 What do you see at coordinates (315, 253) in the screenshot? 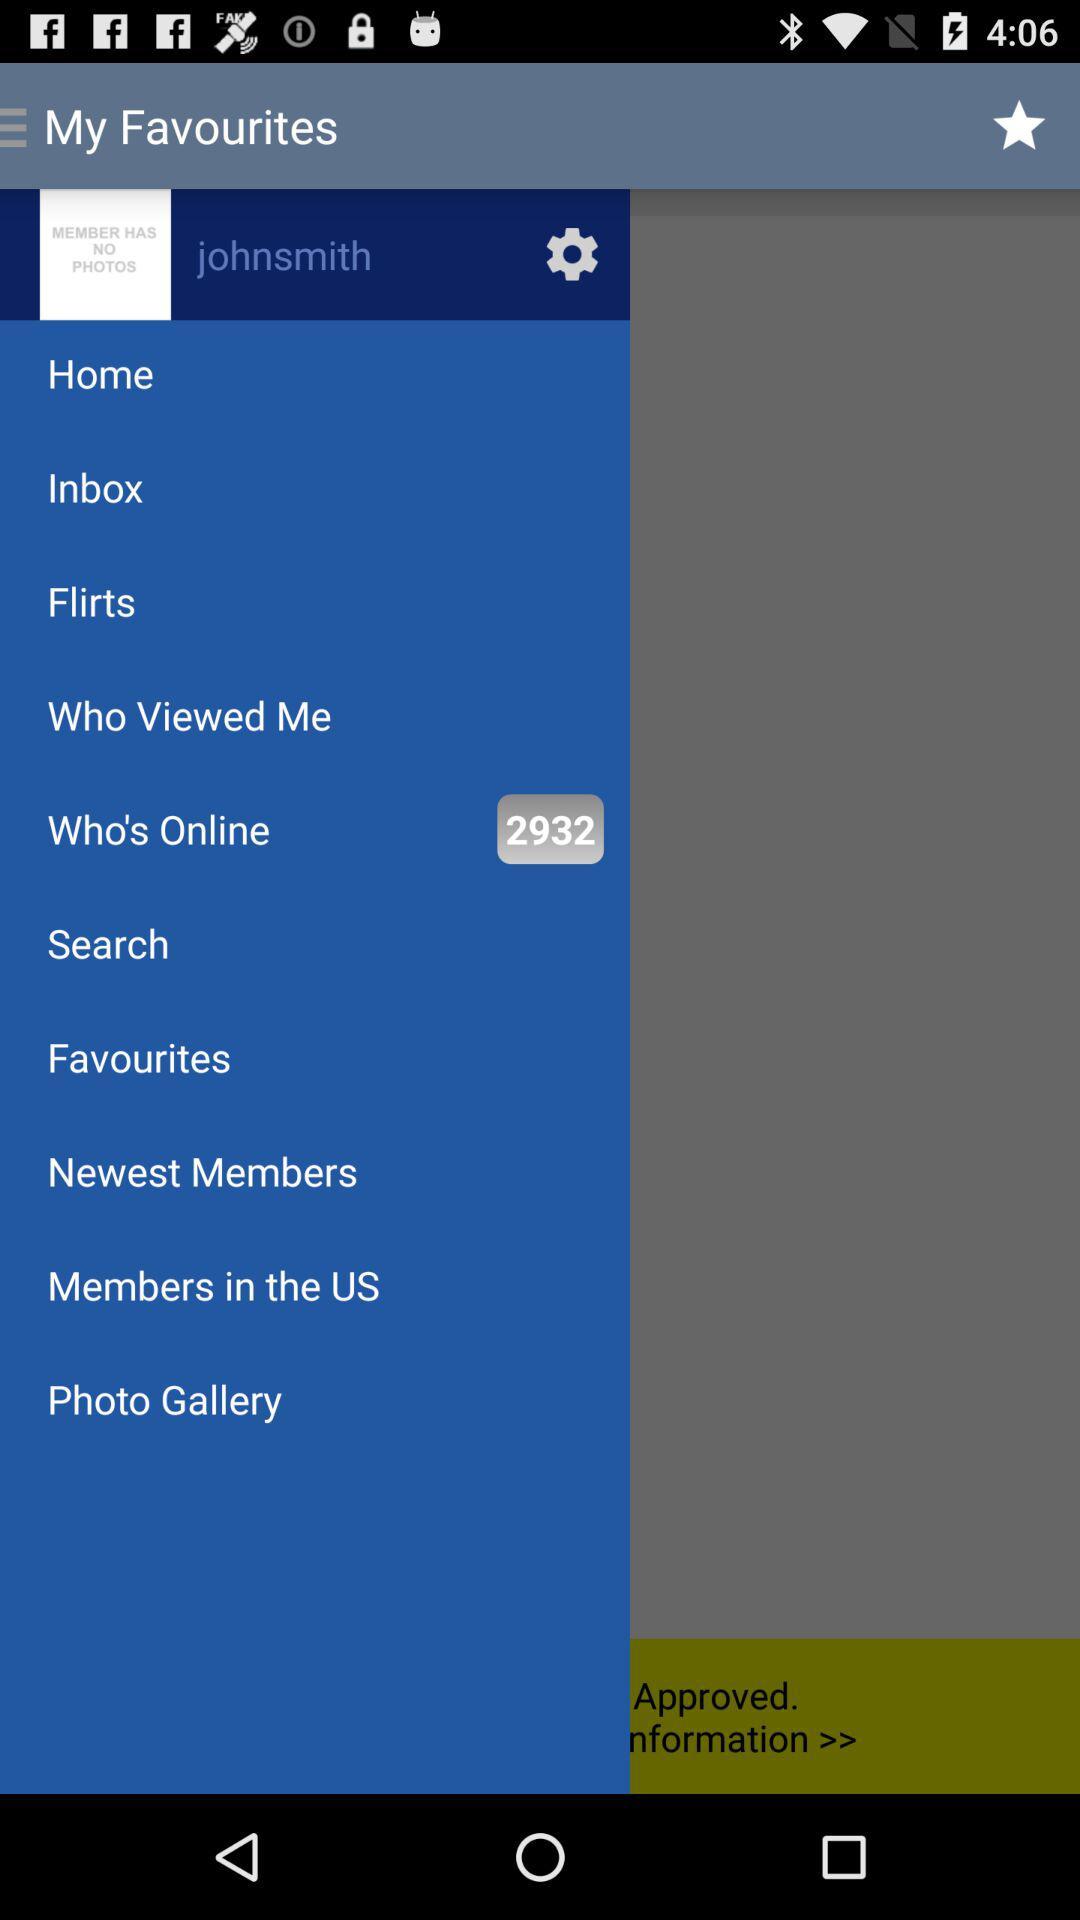
I see `profile photo and profile name for the currently logged in user` at bounding box center [315, 253].